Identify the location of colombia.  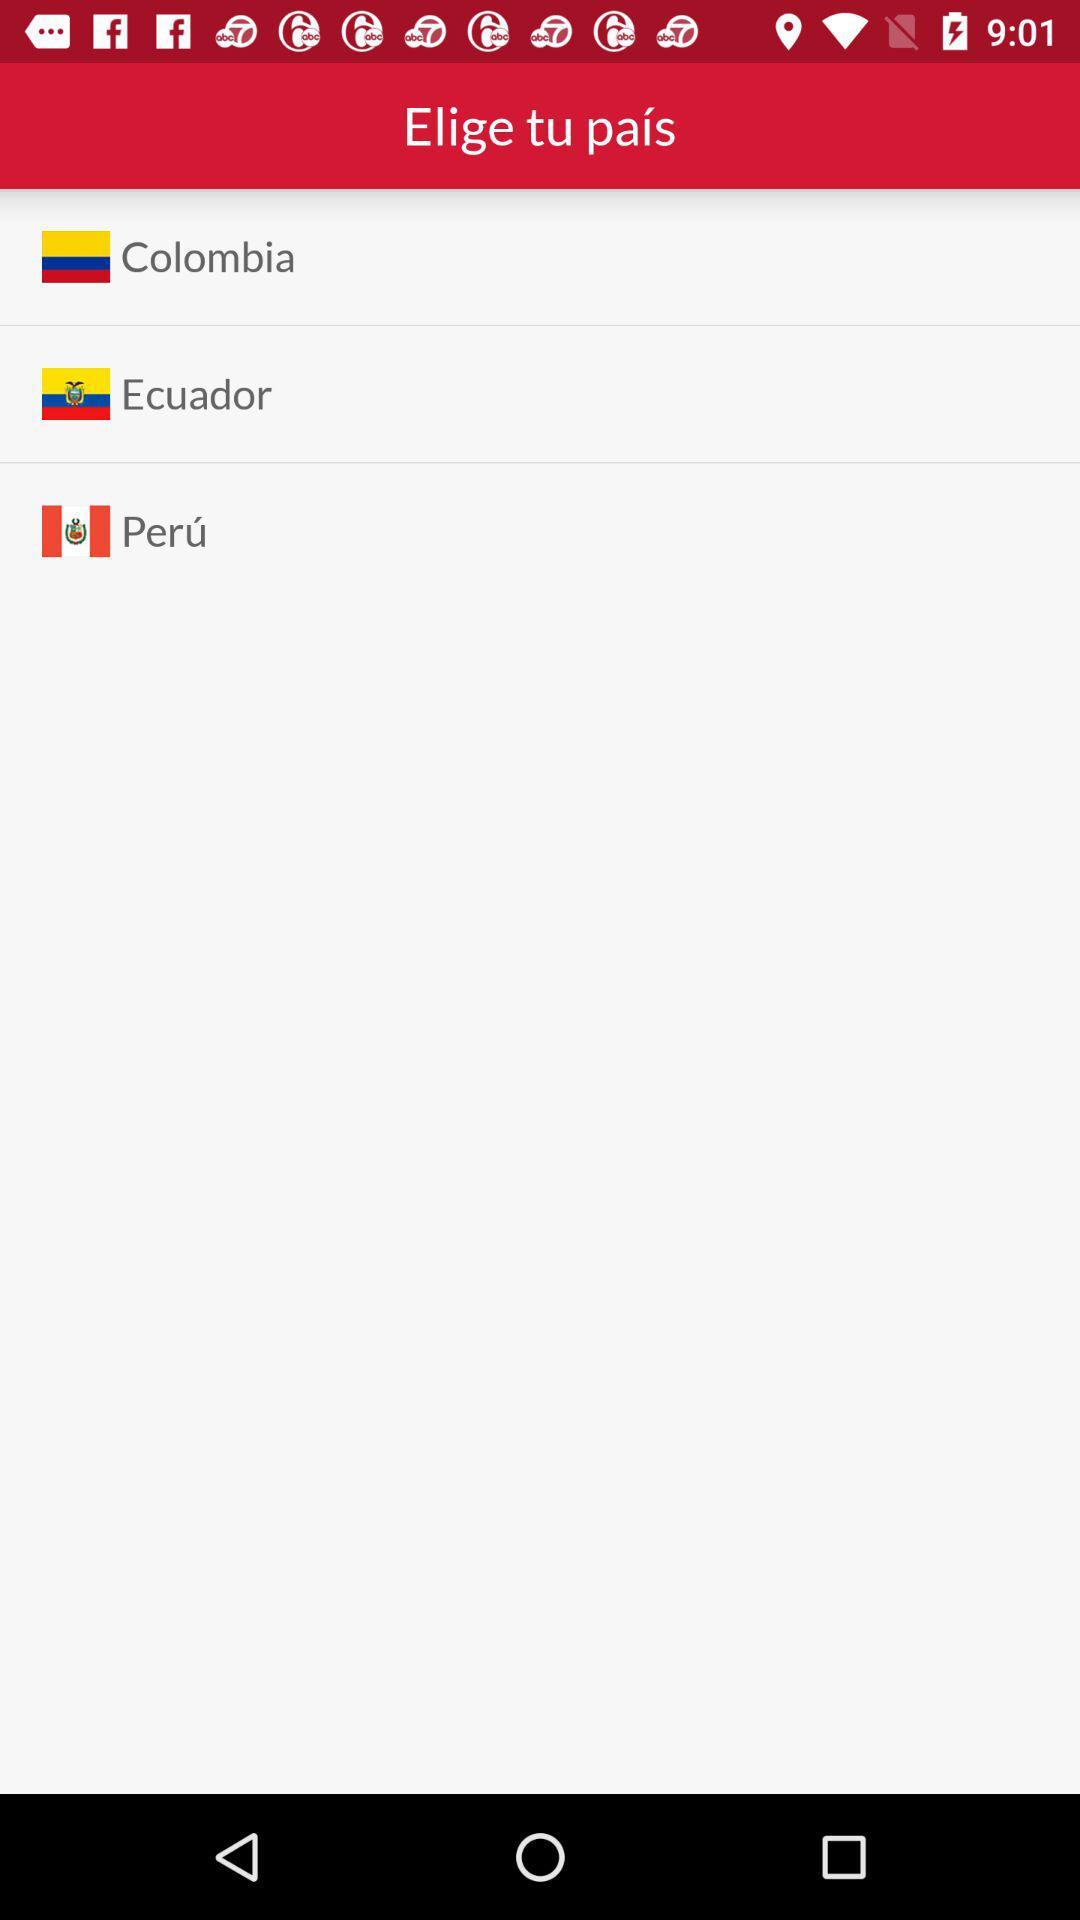
(208, 255).